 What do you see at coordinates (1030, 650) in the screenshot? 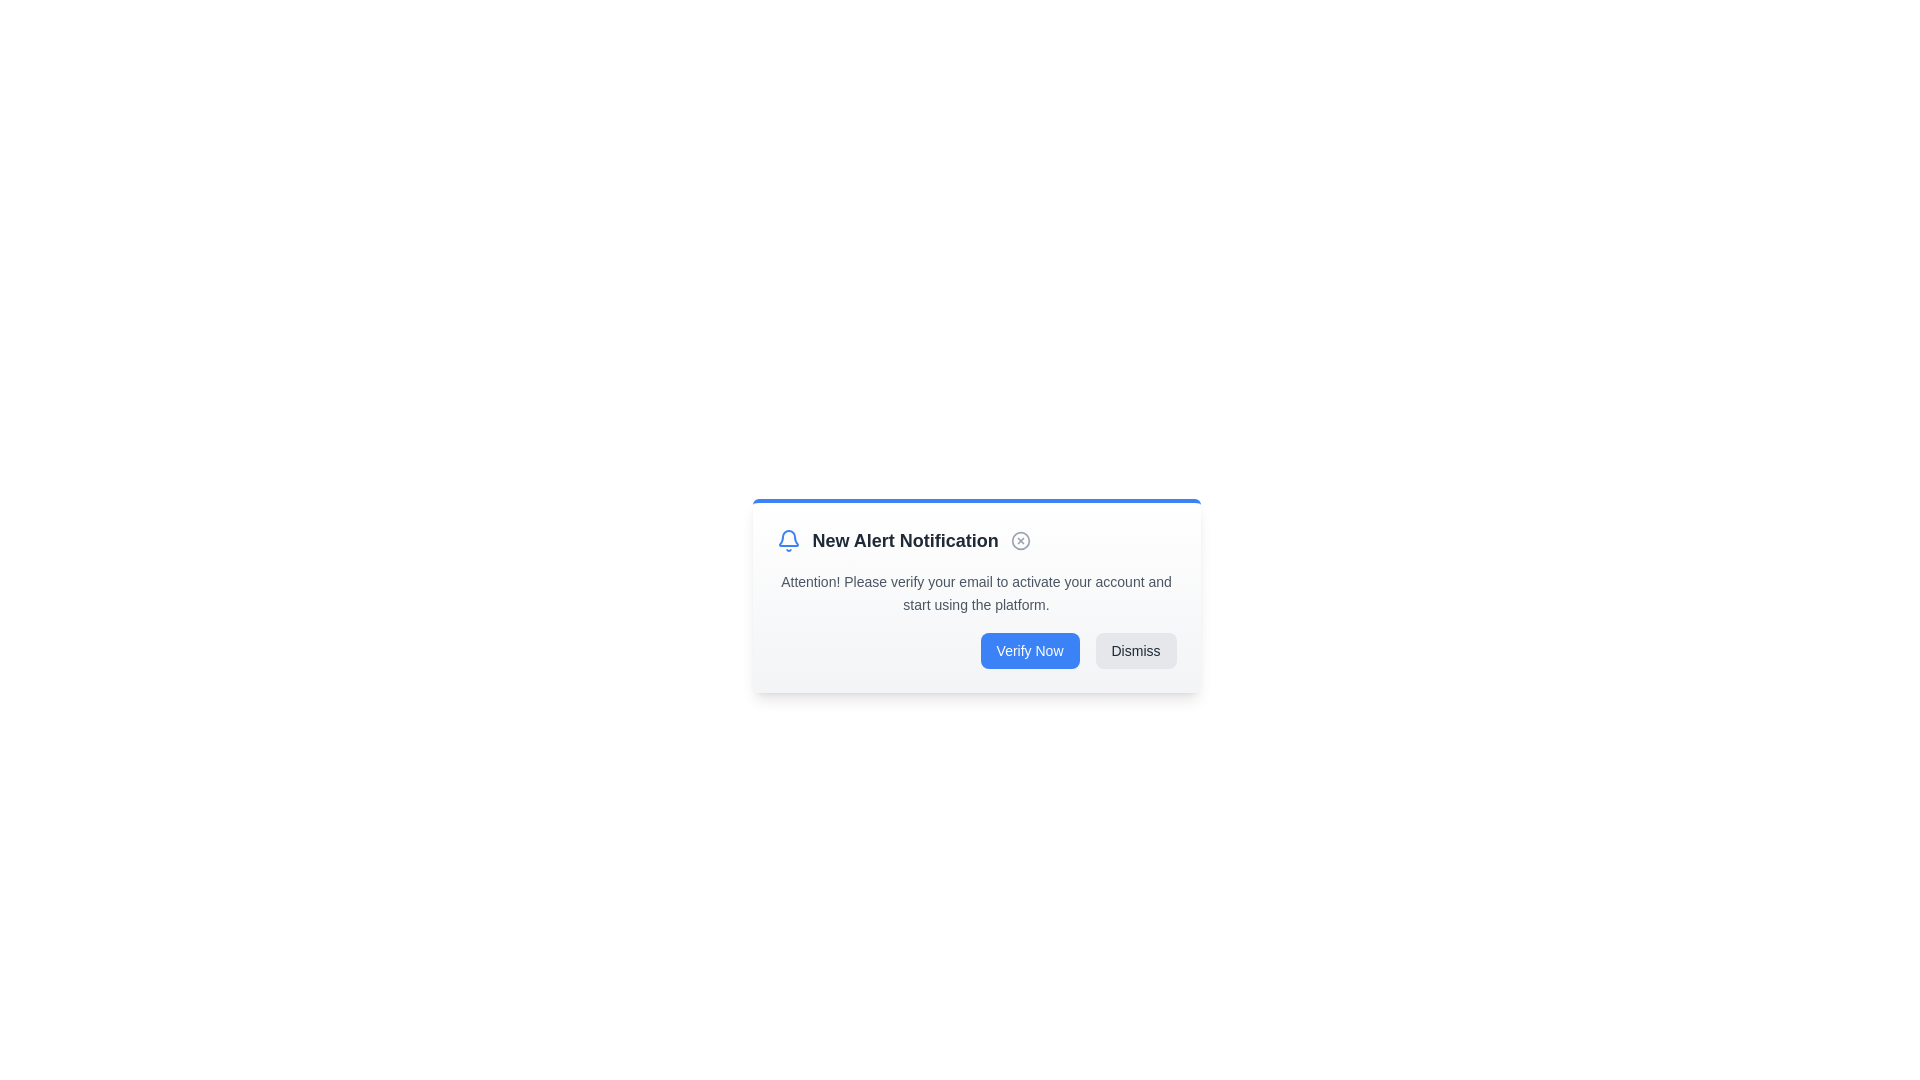
I see `the 'Verify Now' button, which is a rounded rectangular button with a blue background and white text located in the bottom-right section of a notification panel` at bounding box center [1030, 650].